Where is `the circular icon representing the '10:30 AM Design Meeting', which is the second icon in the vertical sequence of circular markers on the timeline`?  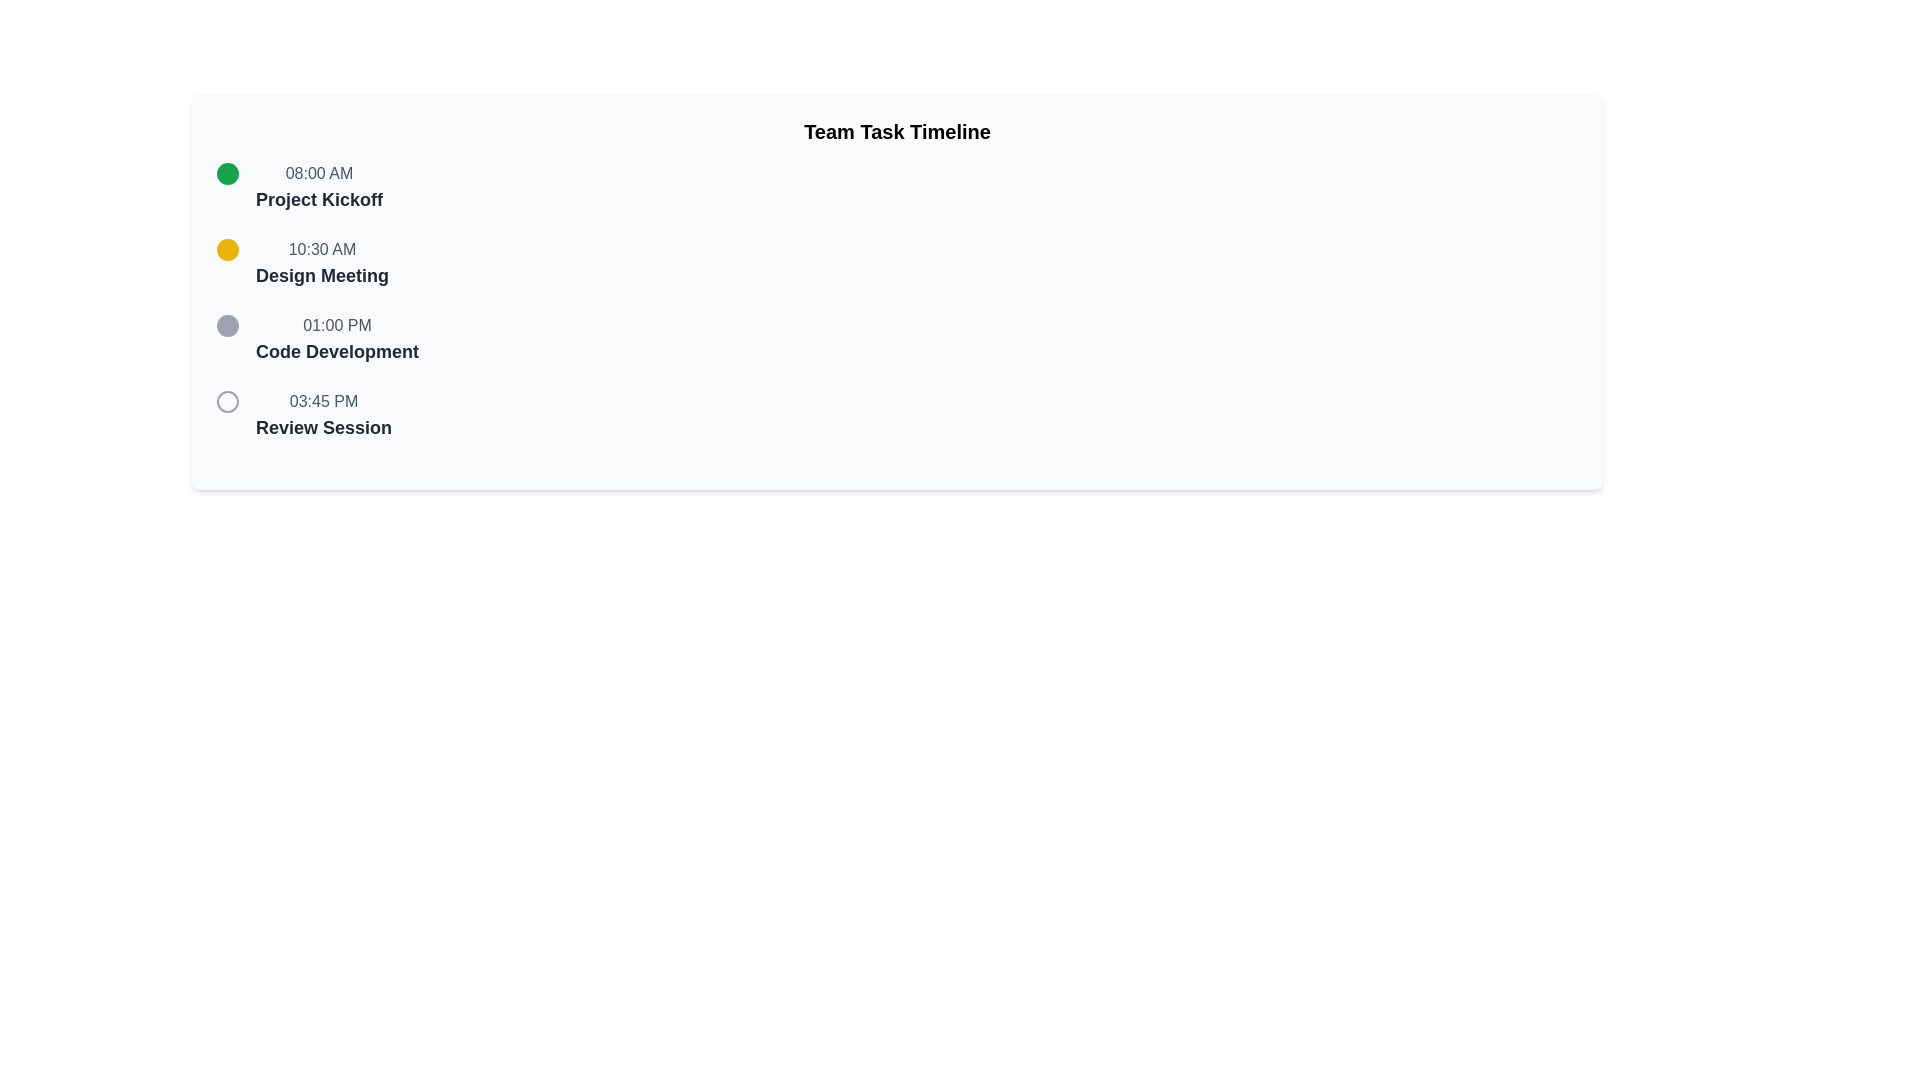 the circular icon representing the '10:30 AM Design Meeting', which is the second icon in the vertical sequence of circular markers on the timeline is located at coordinates (227, 249).